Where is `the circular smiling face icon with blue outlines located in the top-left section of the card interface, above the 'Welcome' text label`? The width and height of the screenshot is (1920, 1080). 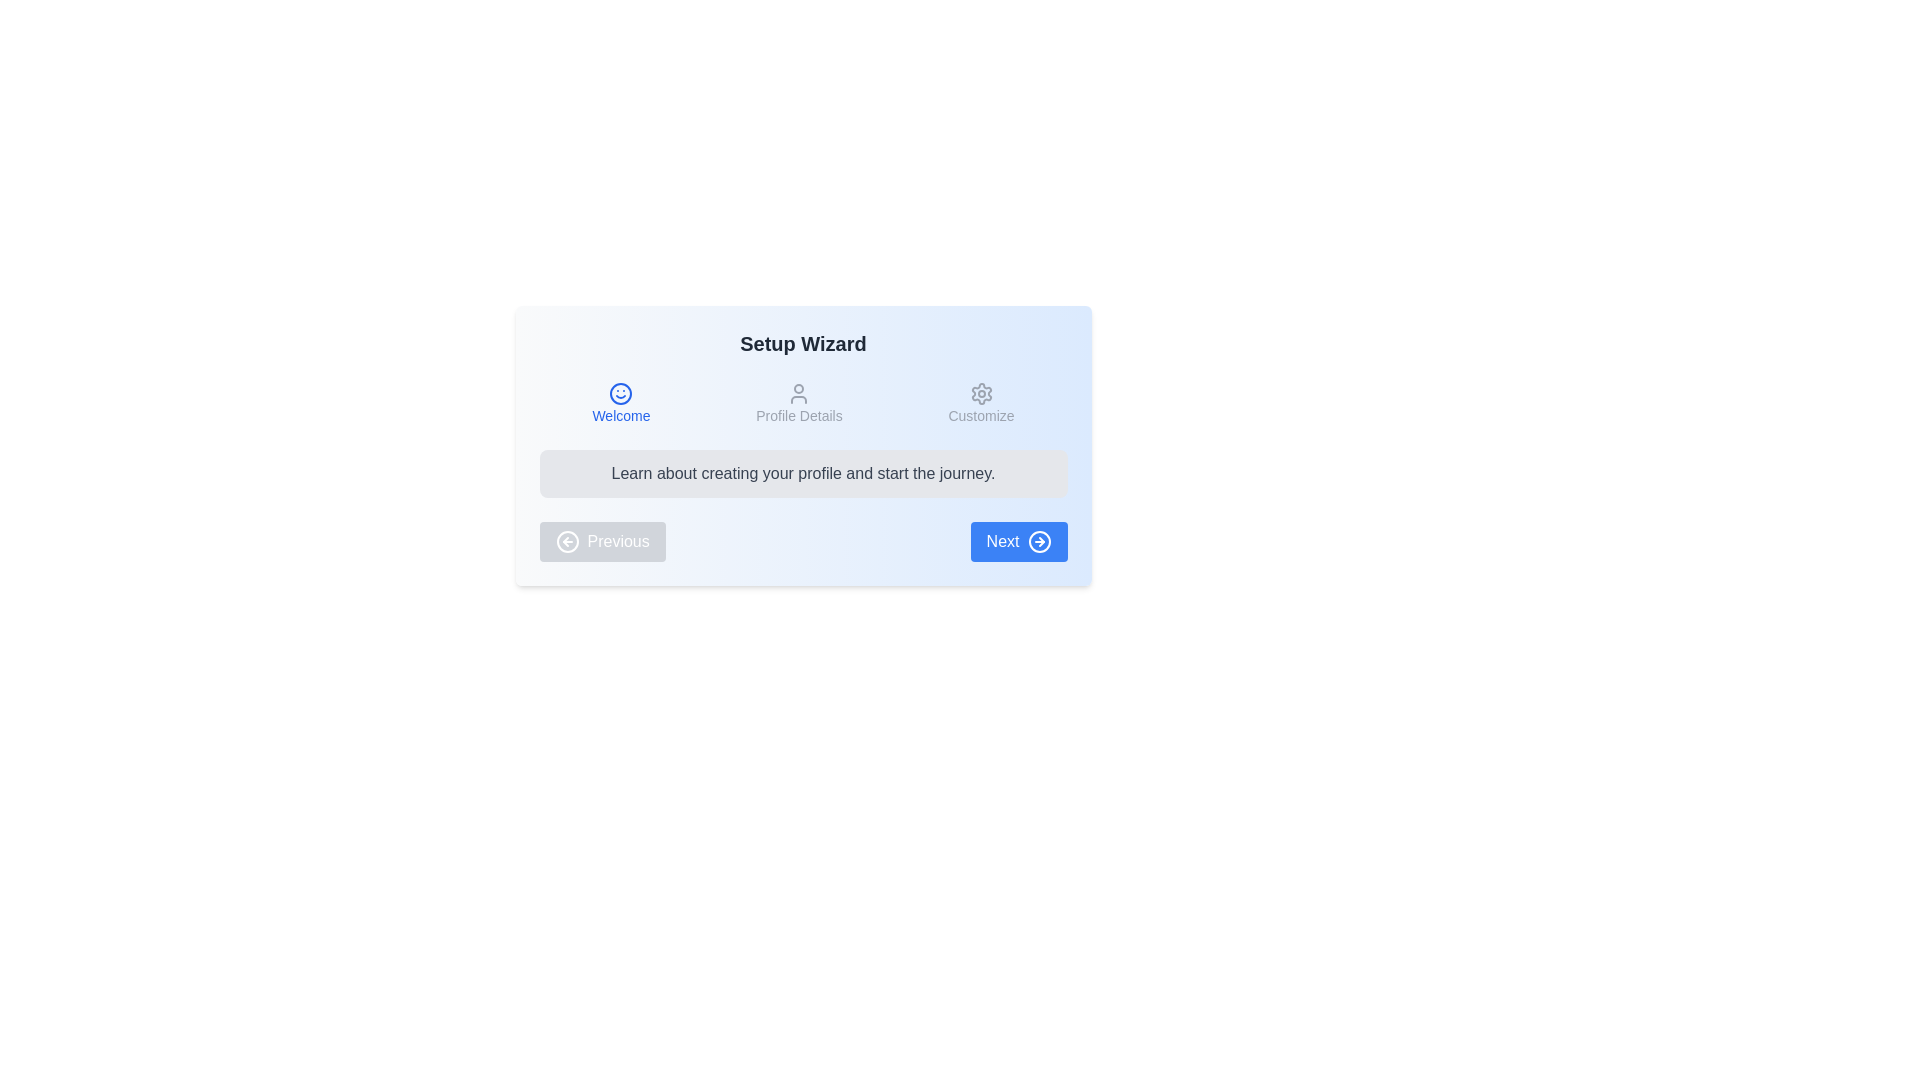
the circular smiling face icon with blue outlines located in the top-left section of the card interface, above the 'Welcome' text label is located at coordinates (620, 393).